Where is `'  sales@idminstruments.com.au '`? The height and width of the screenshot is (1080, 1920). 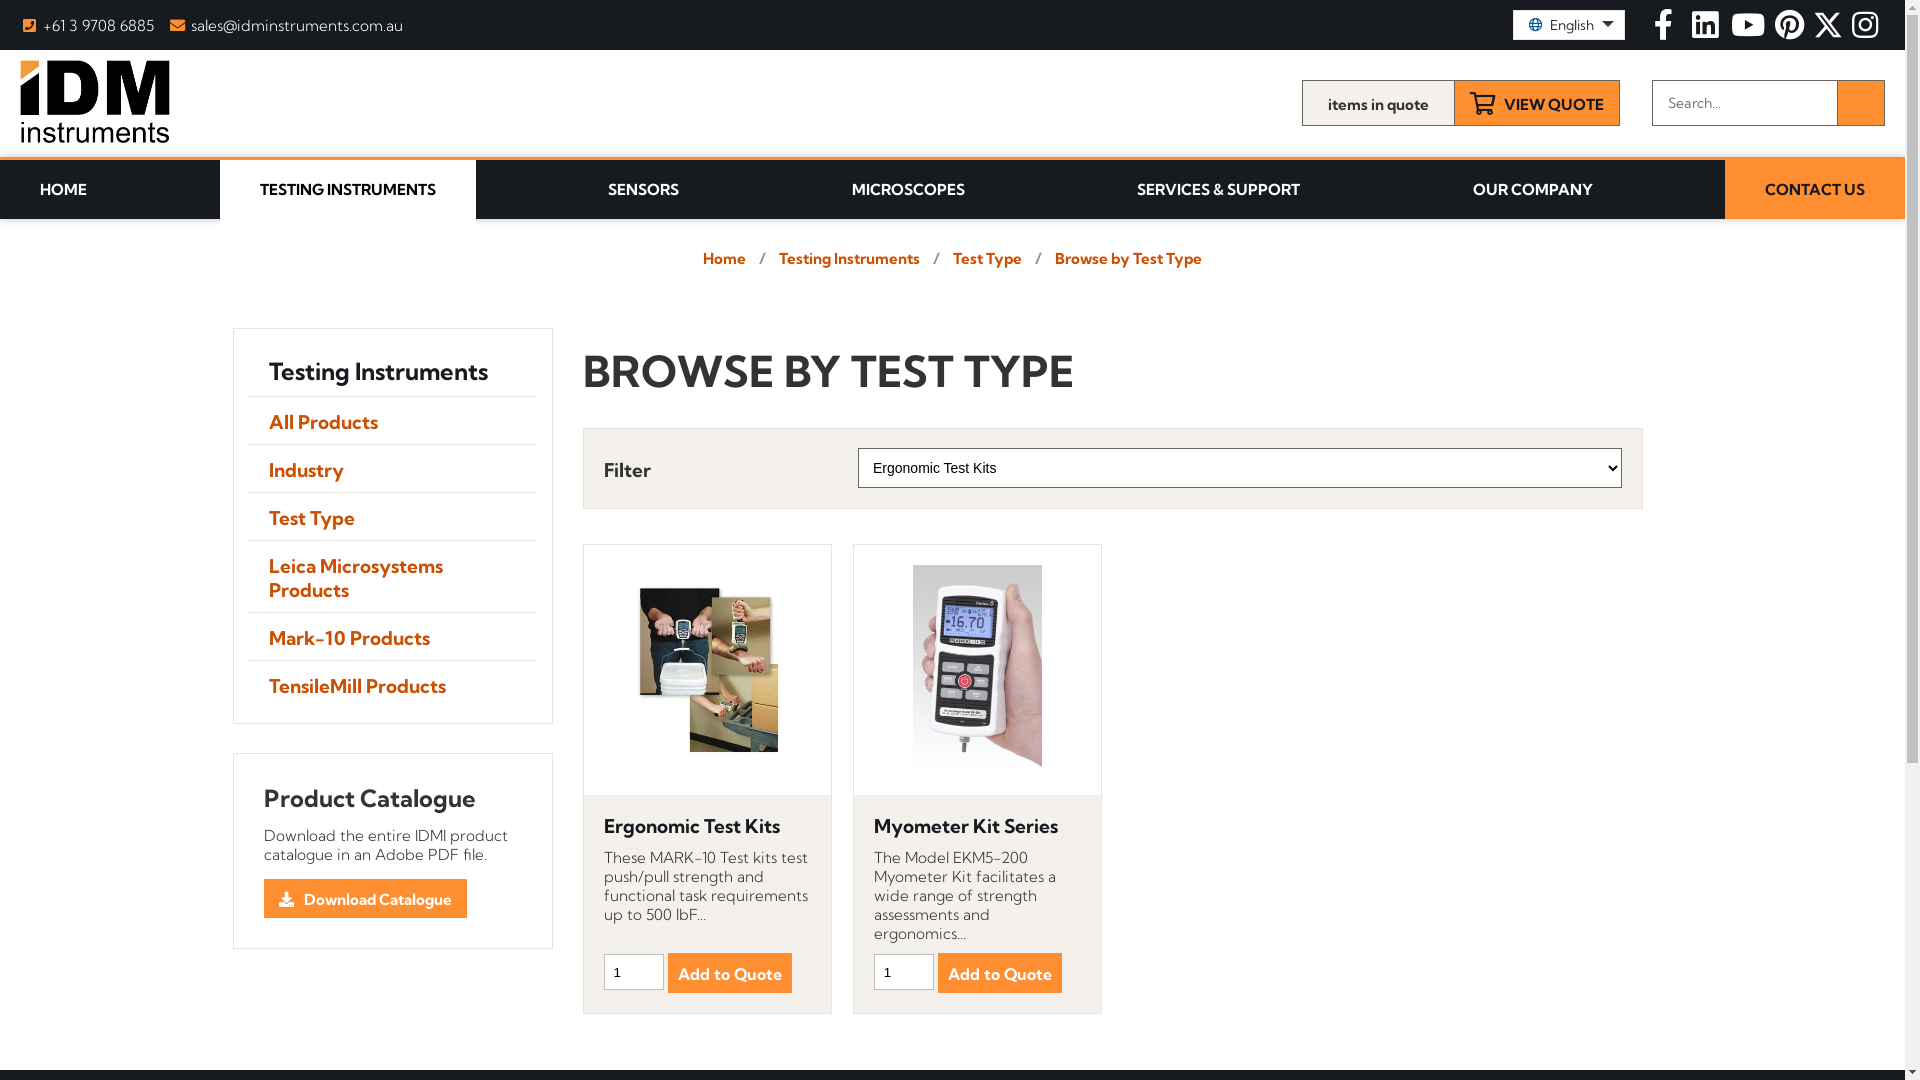
'  sales@idminstruments.com.au ' is located at coordinates (286, 25).